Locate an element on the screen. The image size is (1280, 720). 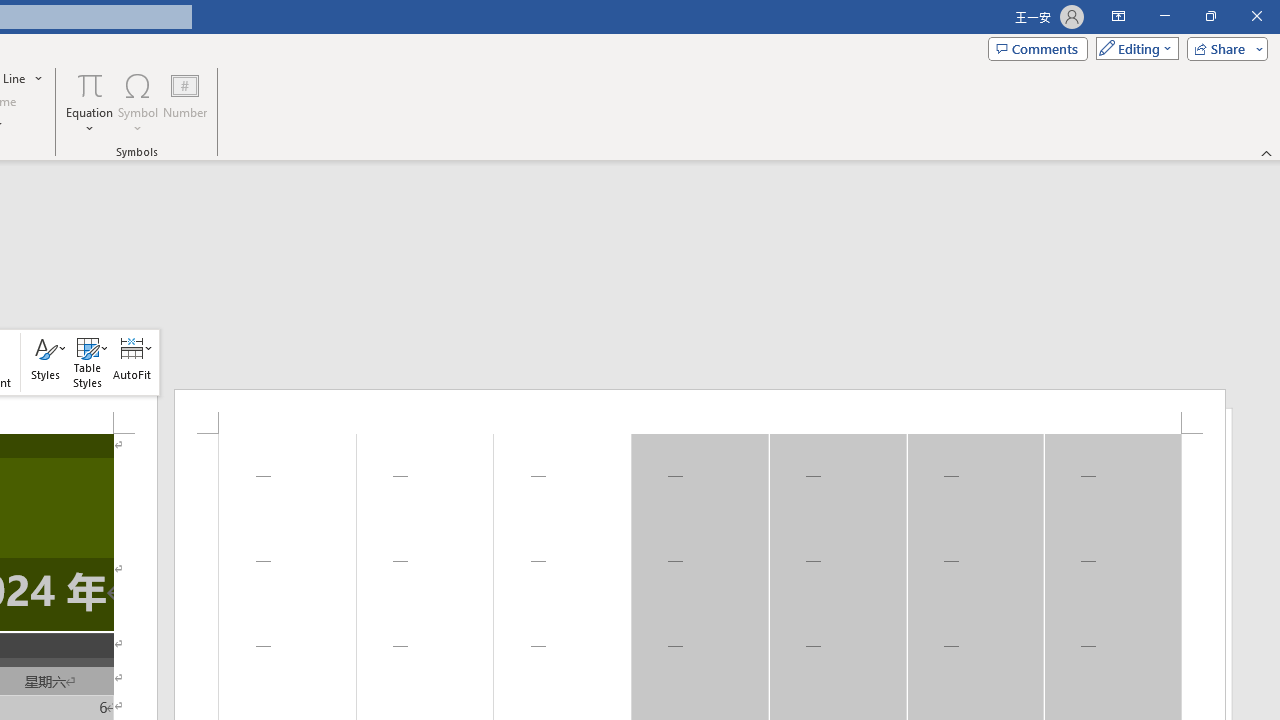
'Table Styles' is located at coordinates (86, 362).